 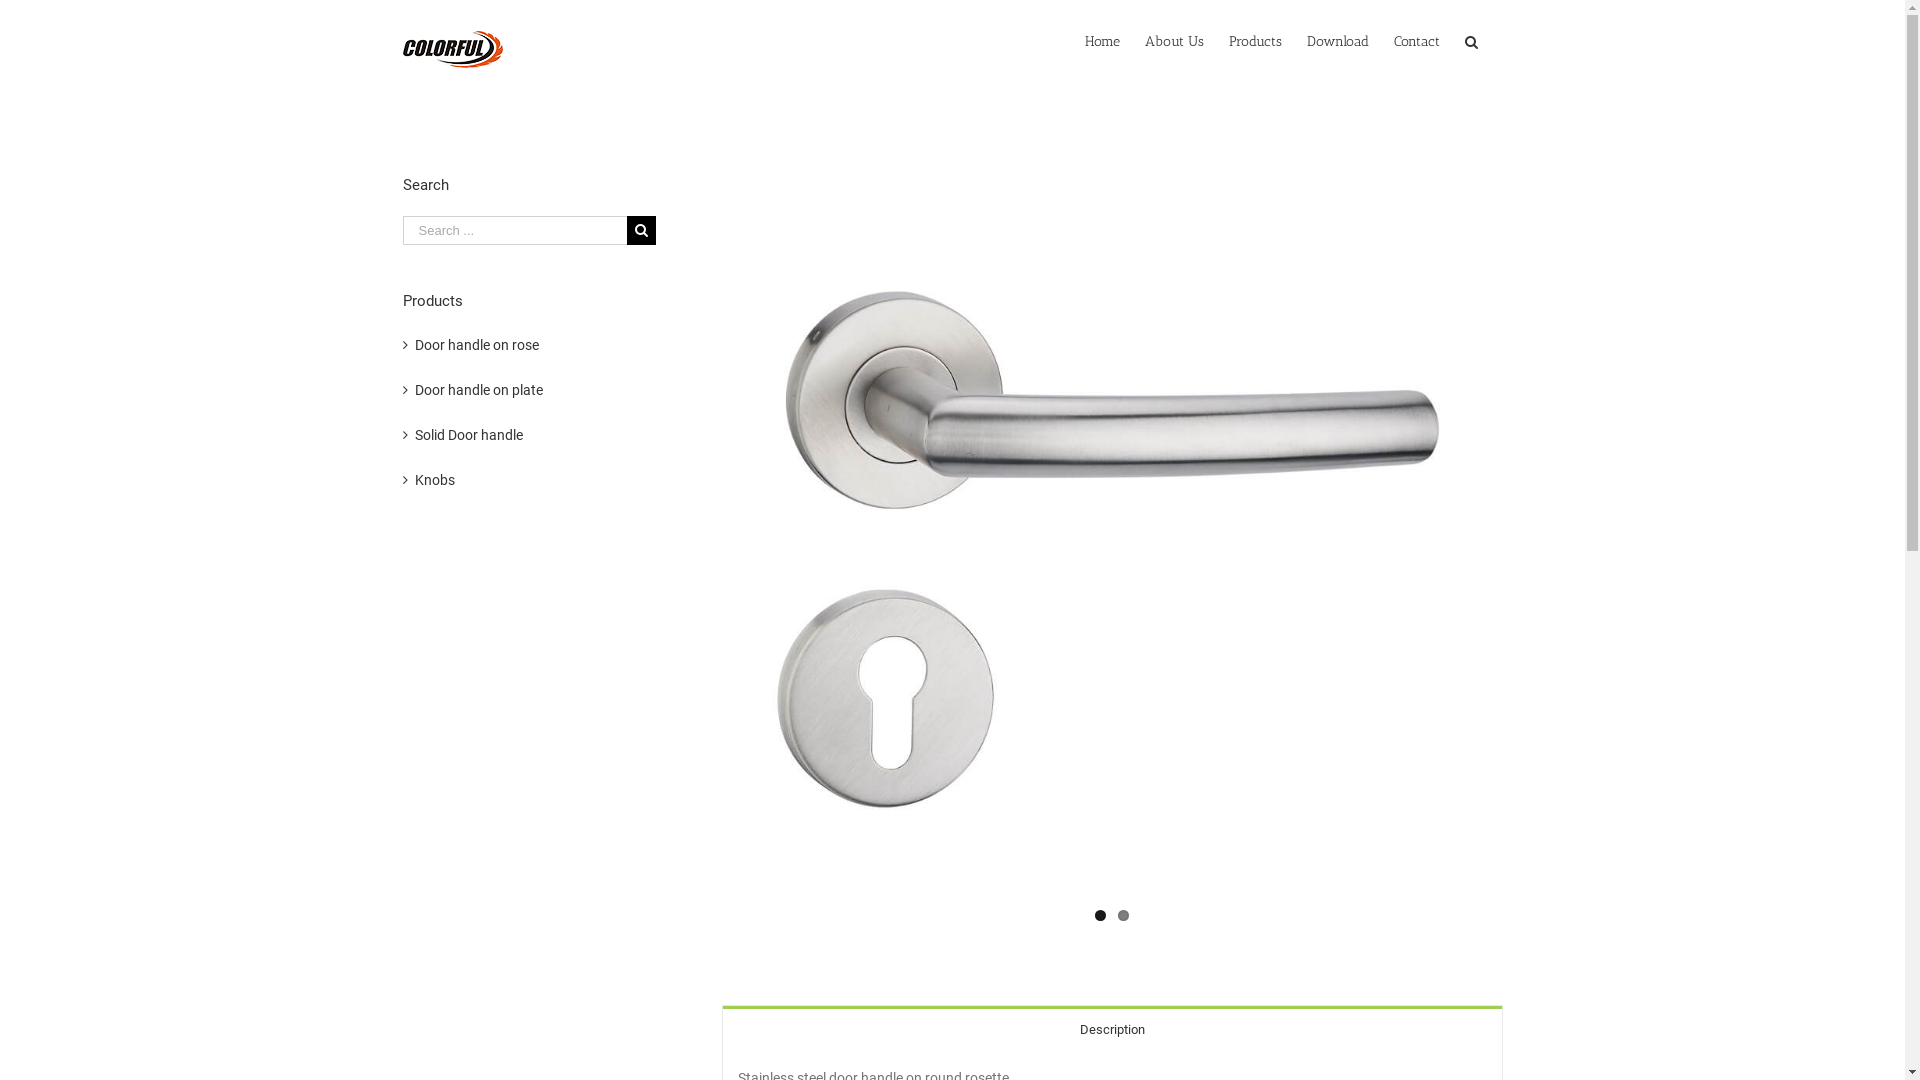 I want to click on 'Solid Door handle', so click(x=466, y=434).